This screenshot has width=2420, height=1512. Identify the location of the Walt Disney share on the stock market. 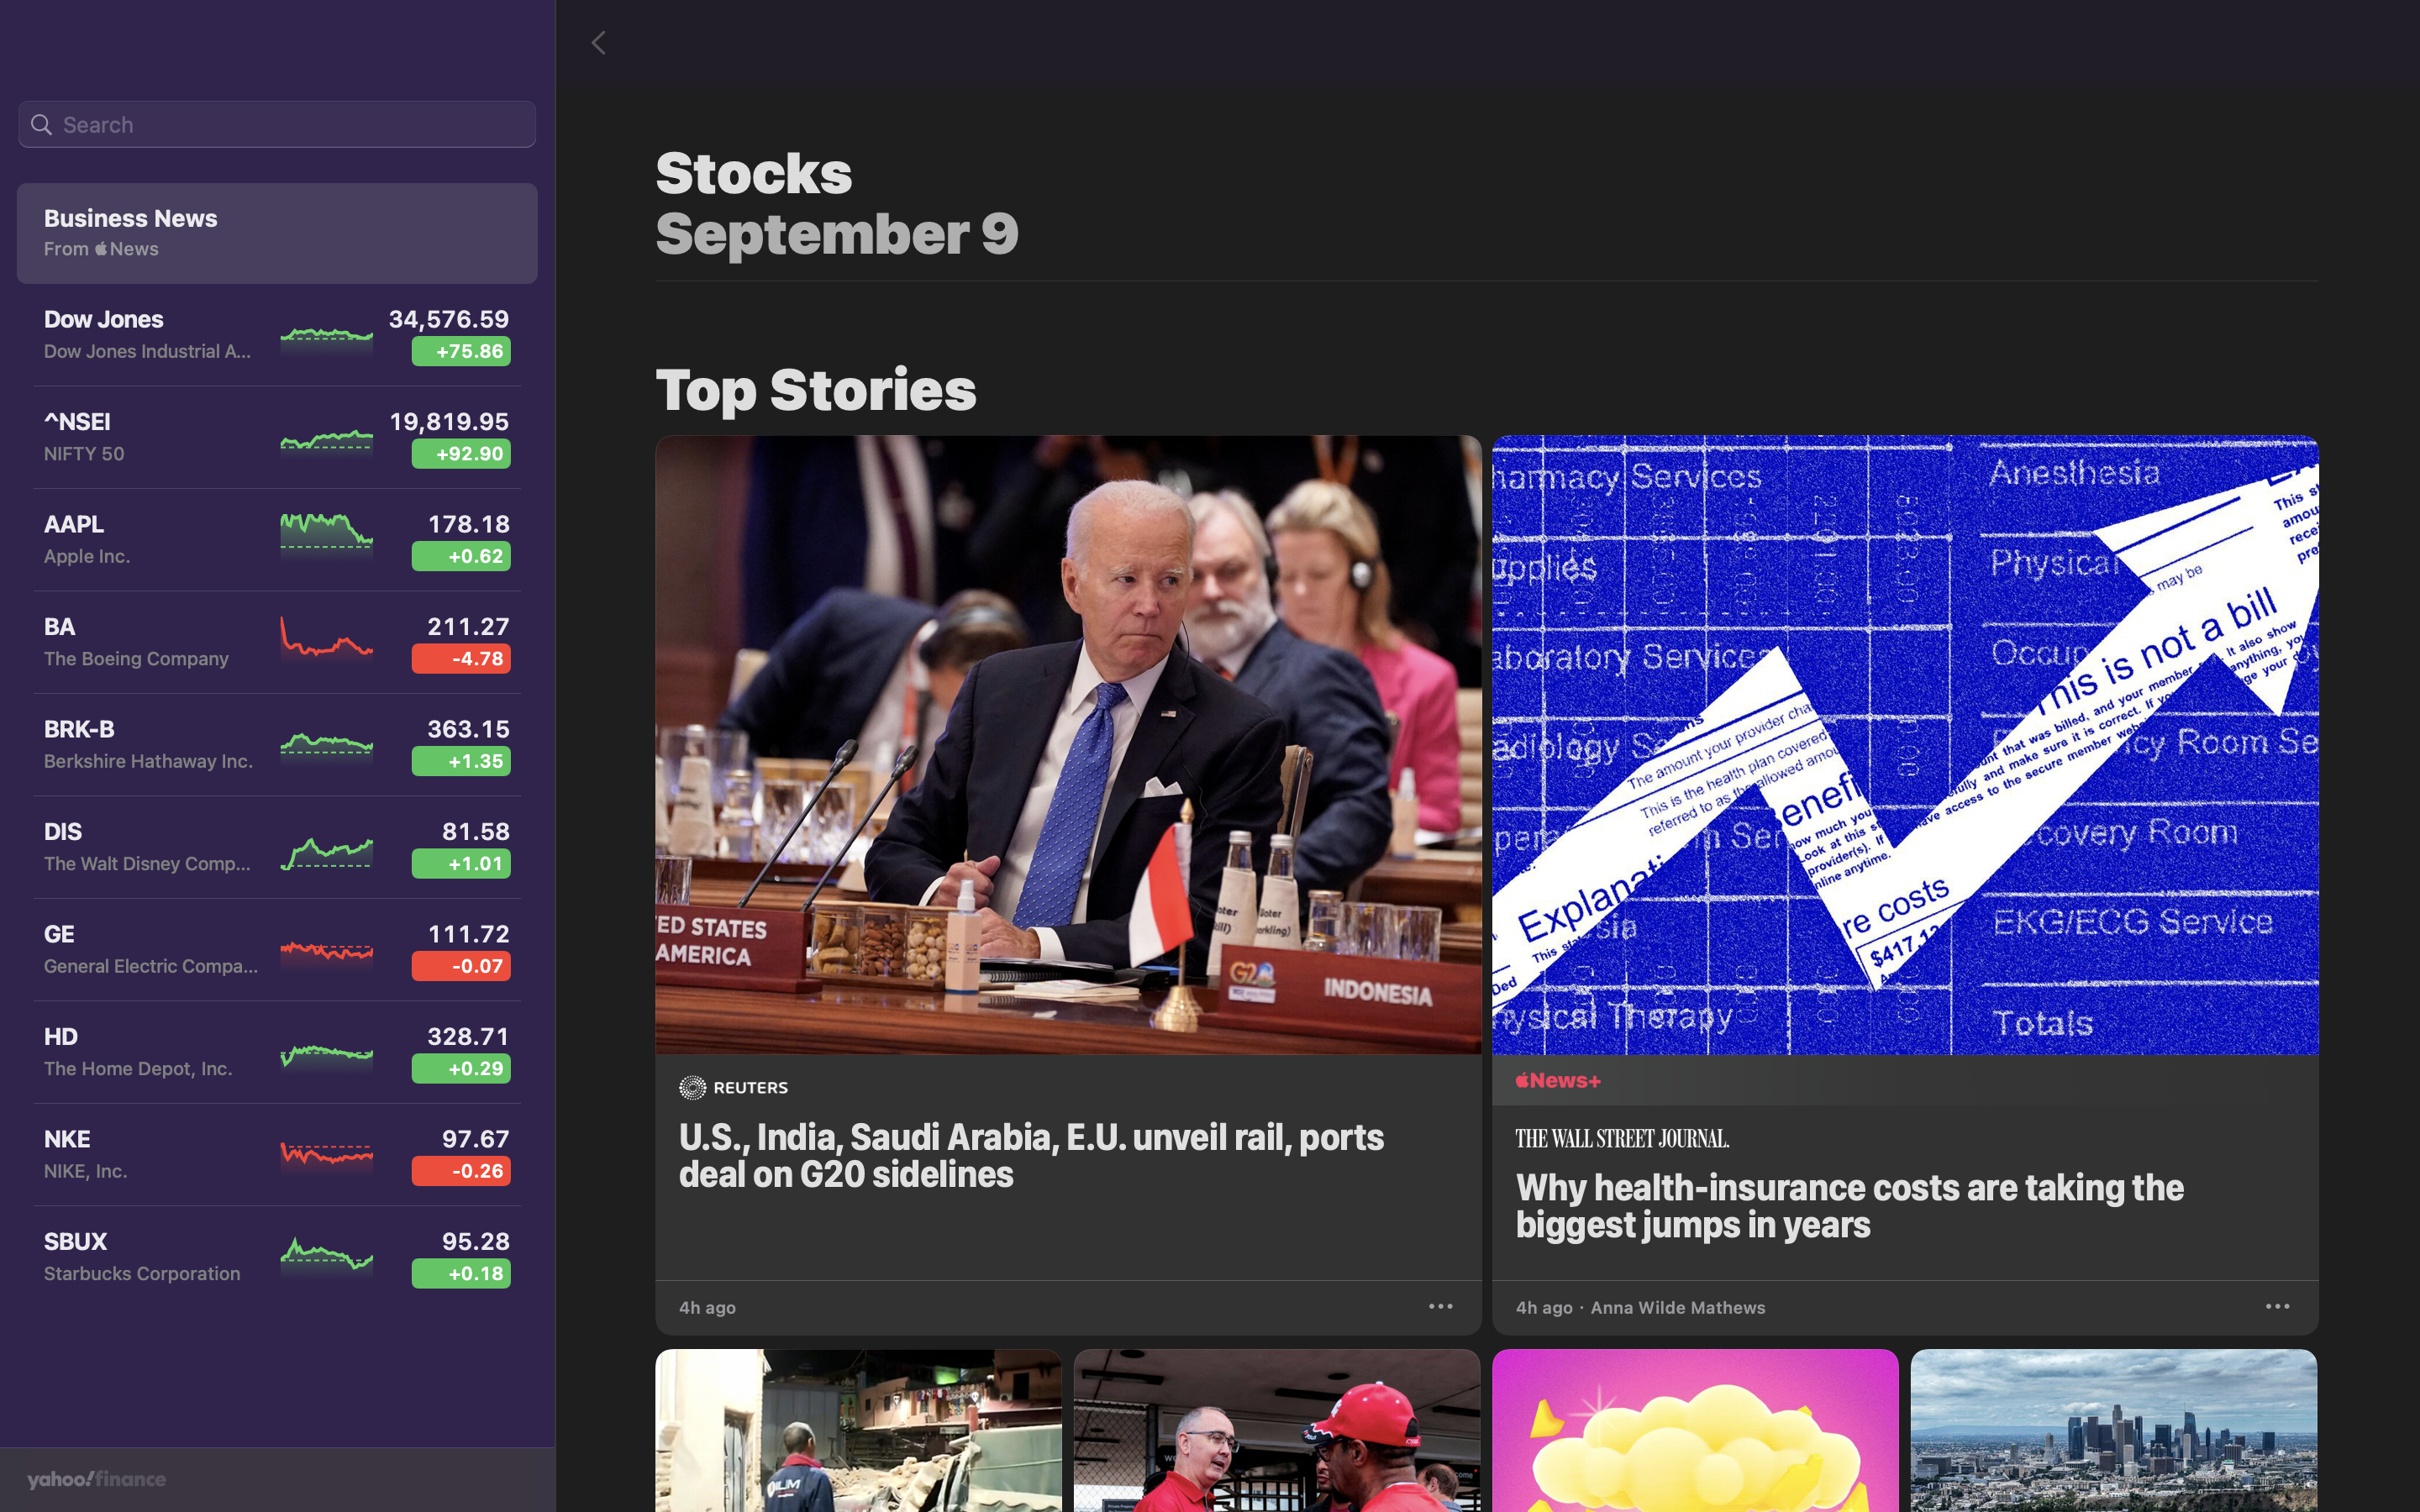
(270, 851).